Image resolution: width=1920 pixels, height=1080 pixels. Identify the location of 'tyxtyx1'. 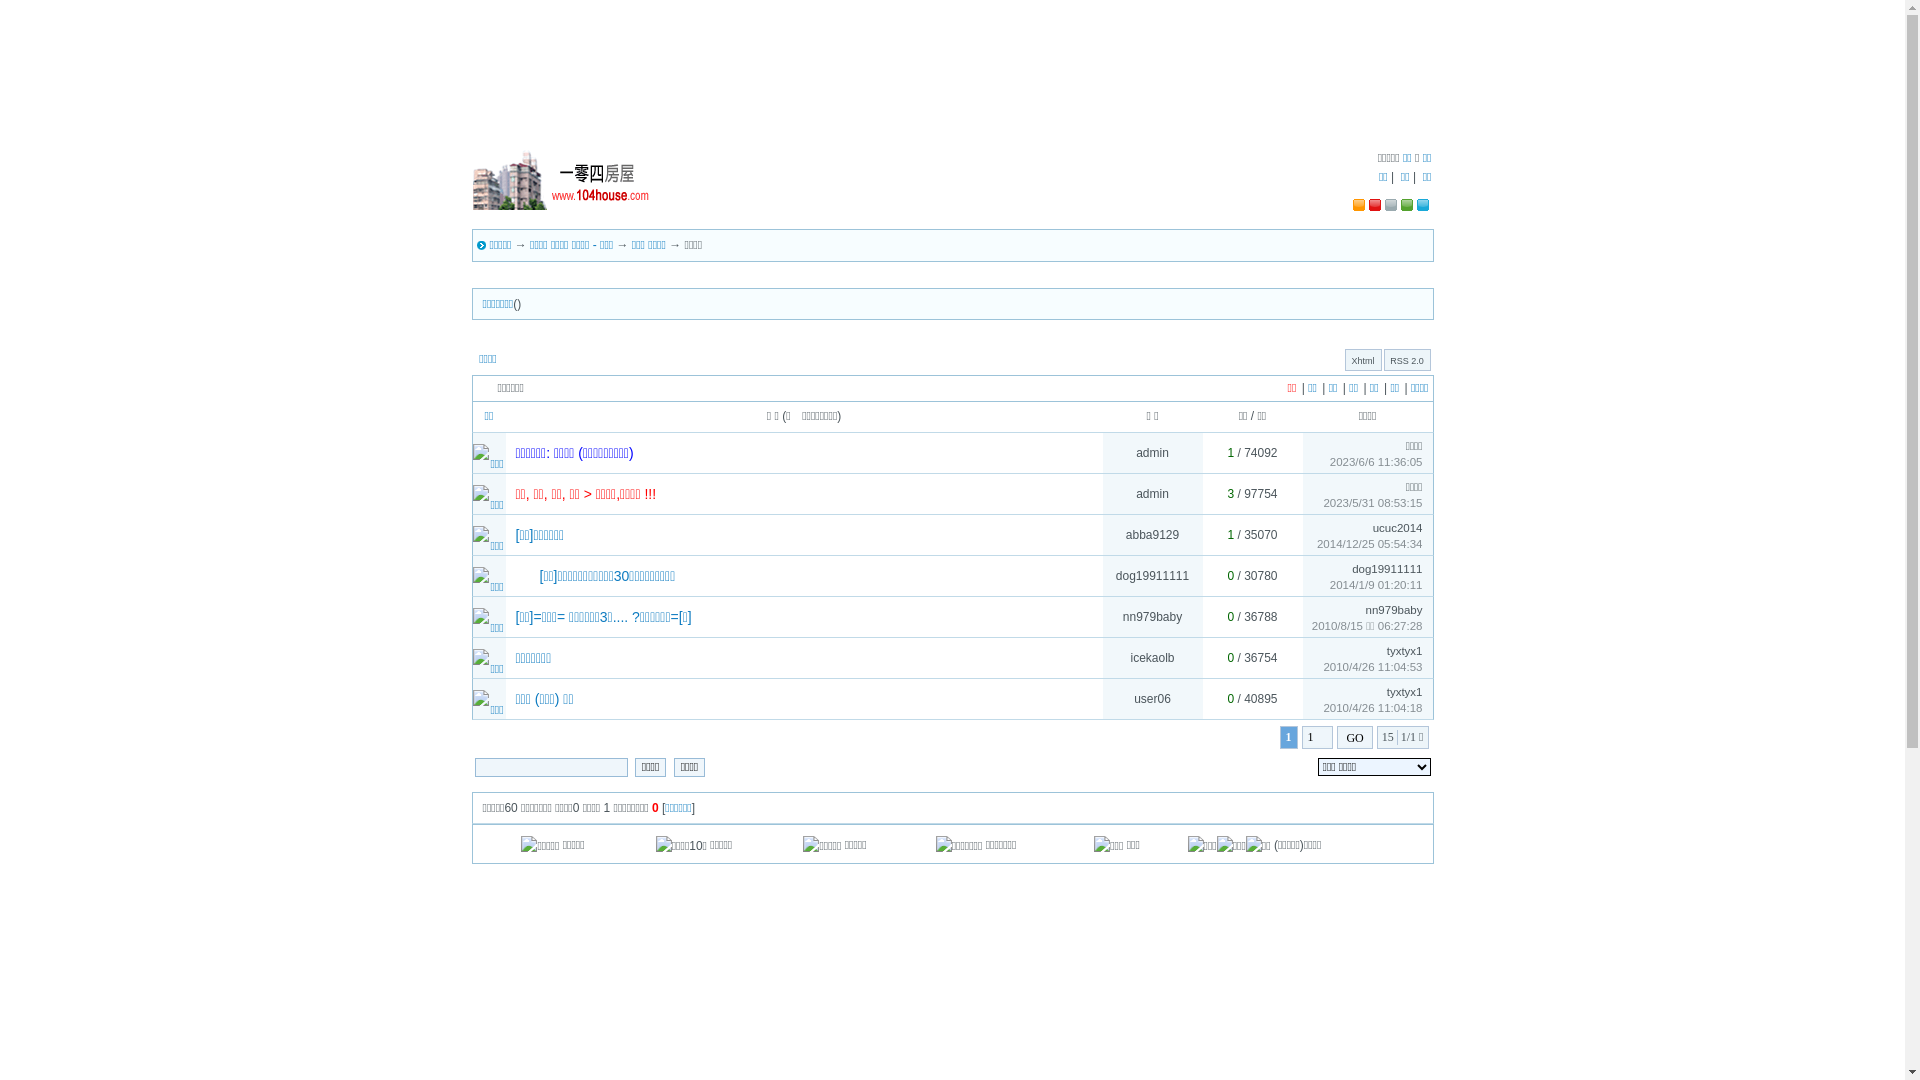
(1404, 690).